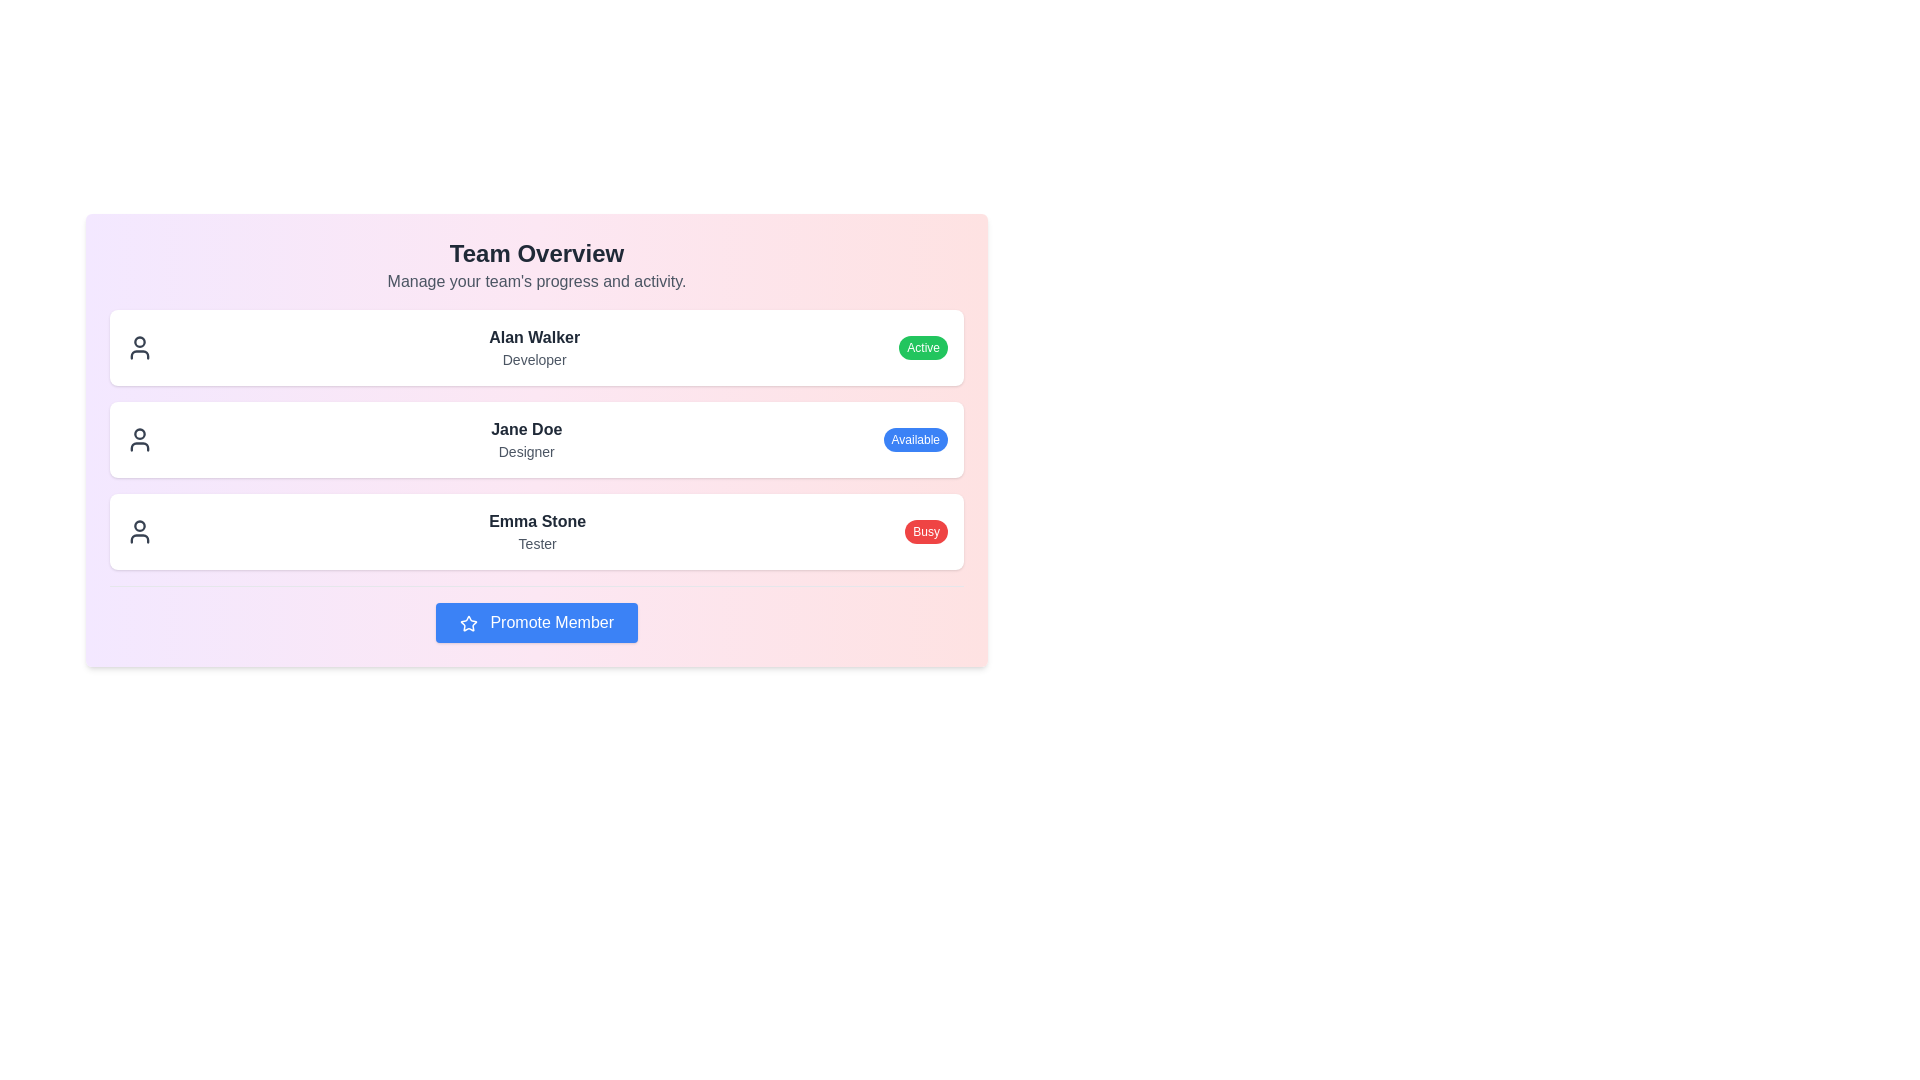  What do you see at coordinates (537, 265) in the screenshot?
I see `the 'Team Overview' header section, which features a bold title and a subtitle for managing team progress, located at the top of the member cards list` at bounding box center [537, 265].